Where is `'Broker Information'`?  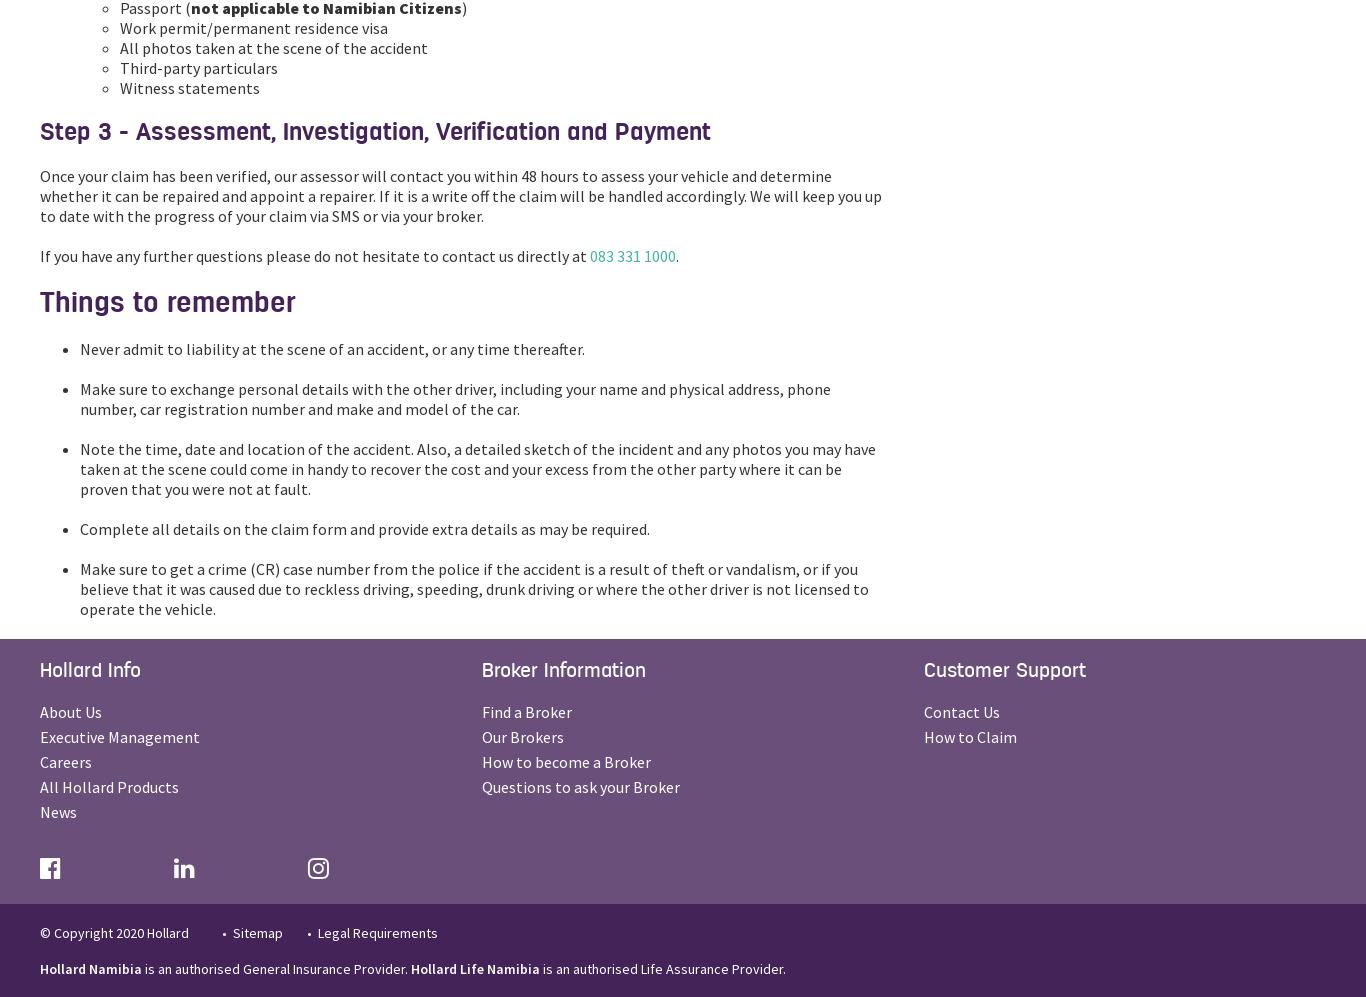 'Broker Information' is located at coordinates (563, 670).